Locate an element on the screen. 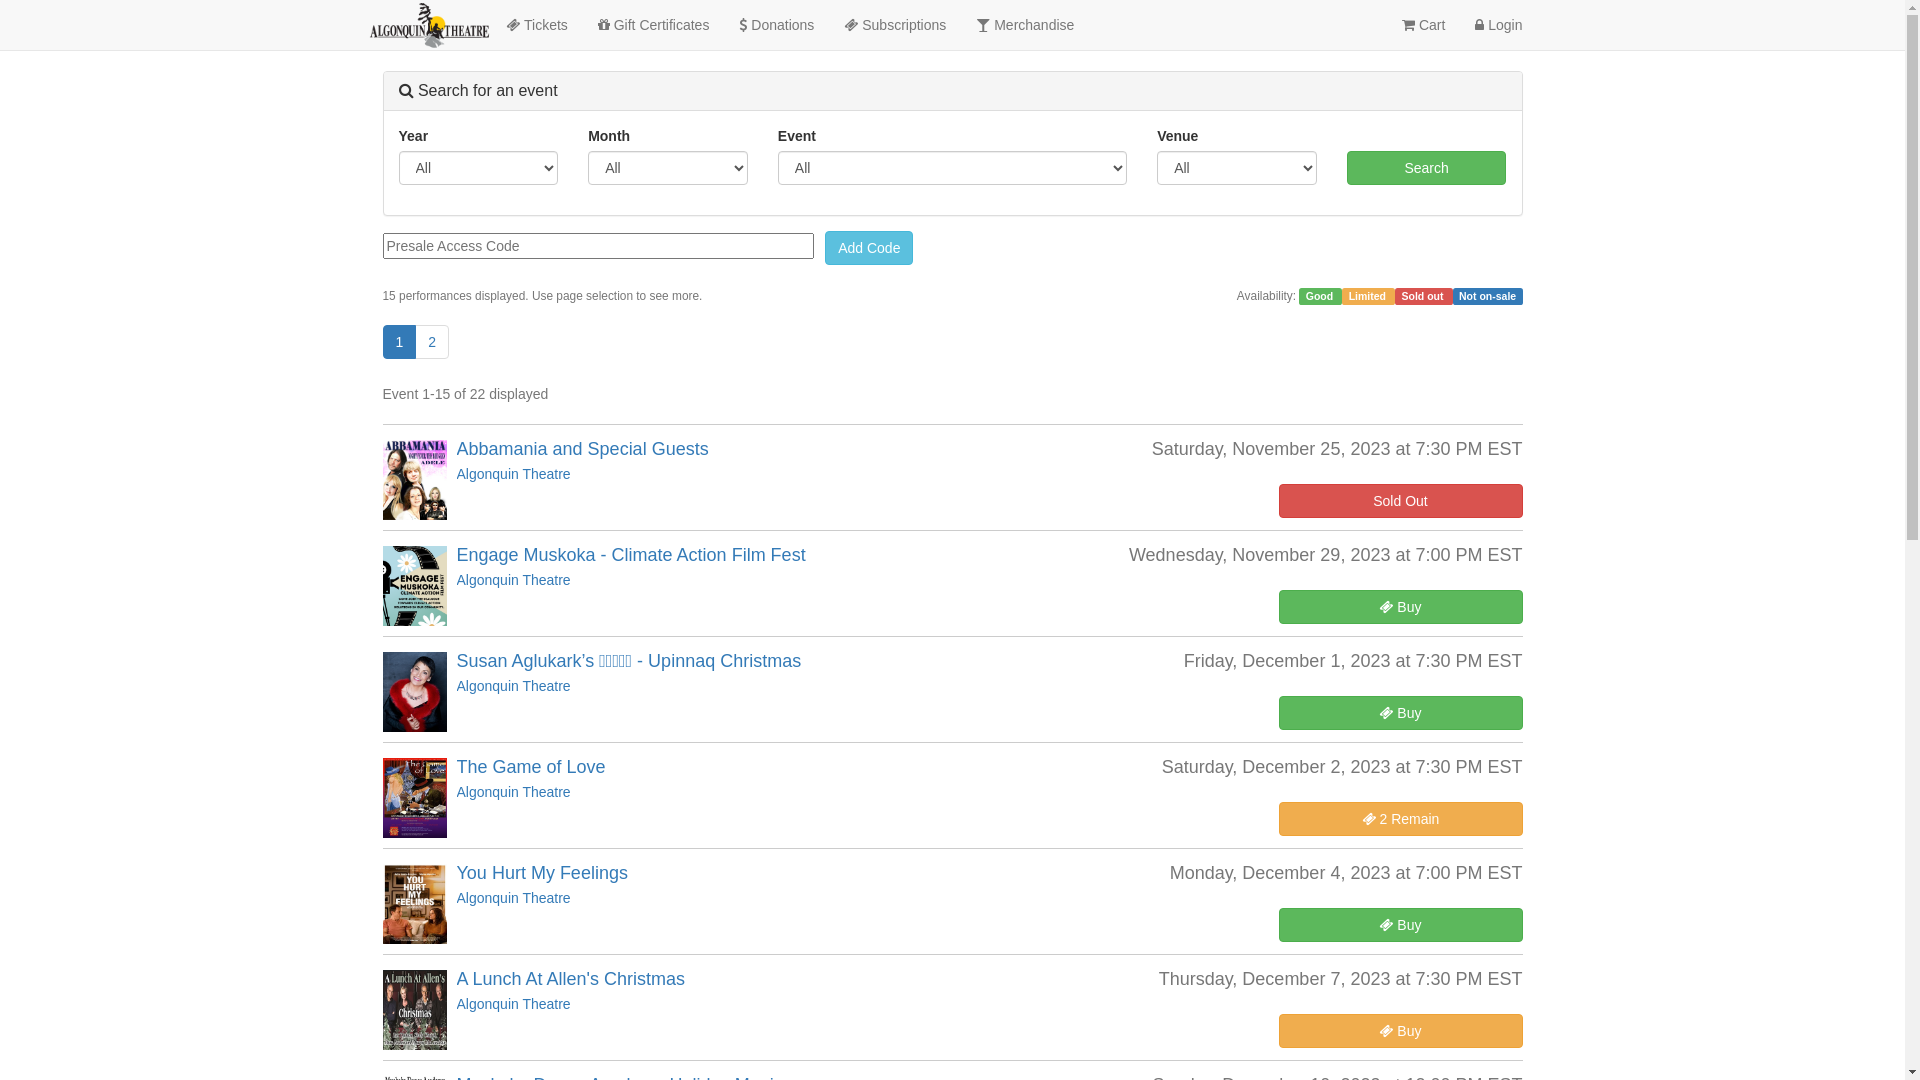 Image resolution: width=1920 pixels, height=1080 pixels. 'Donations' is located at coordinates (775, 24).